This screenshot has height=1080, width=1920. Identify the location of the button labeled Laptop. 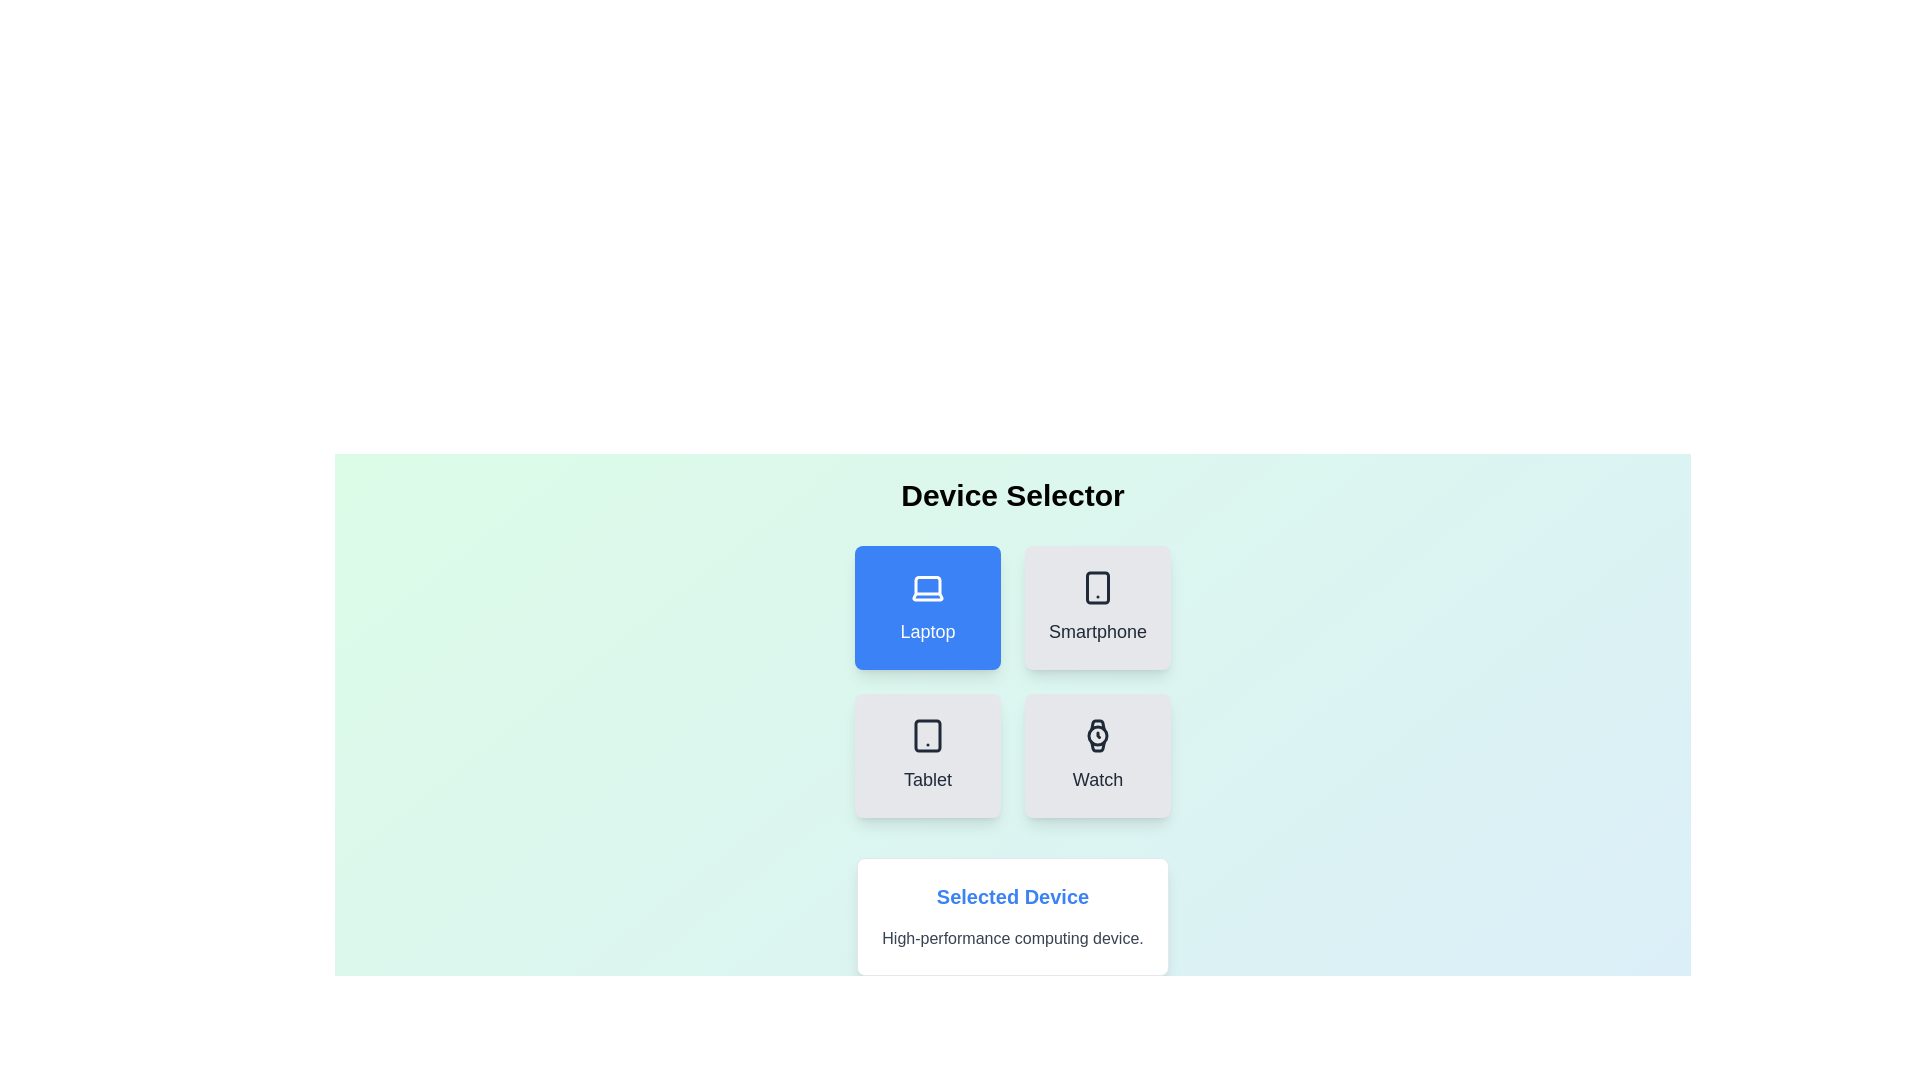
(926, 607).